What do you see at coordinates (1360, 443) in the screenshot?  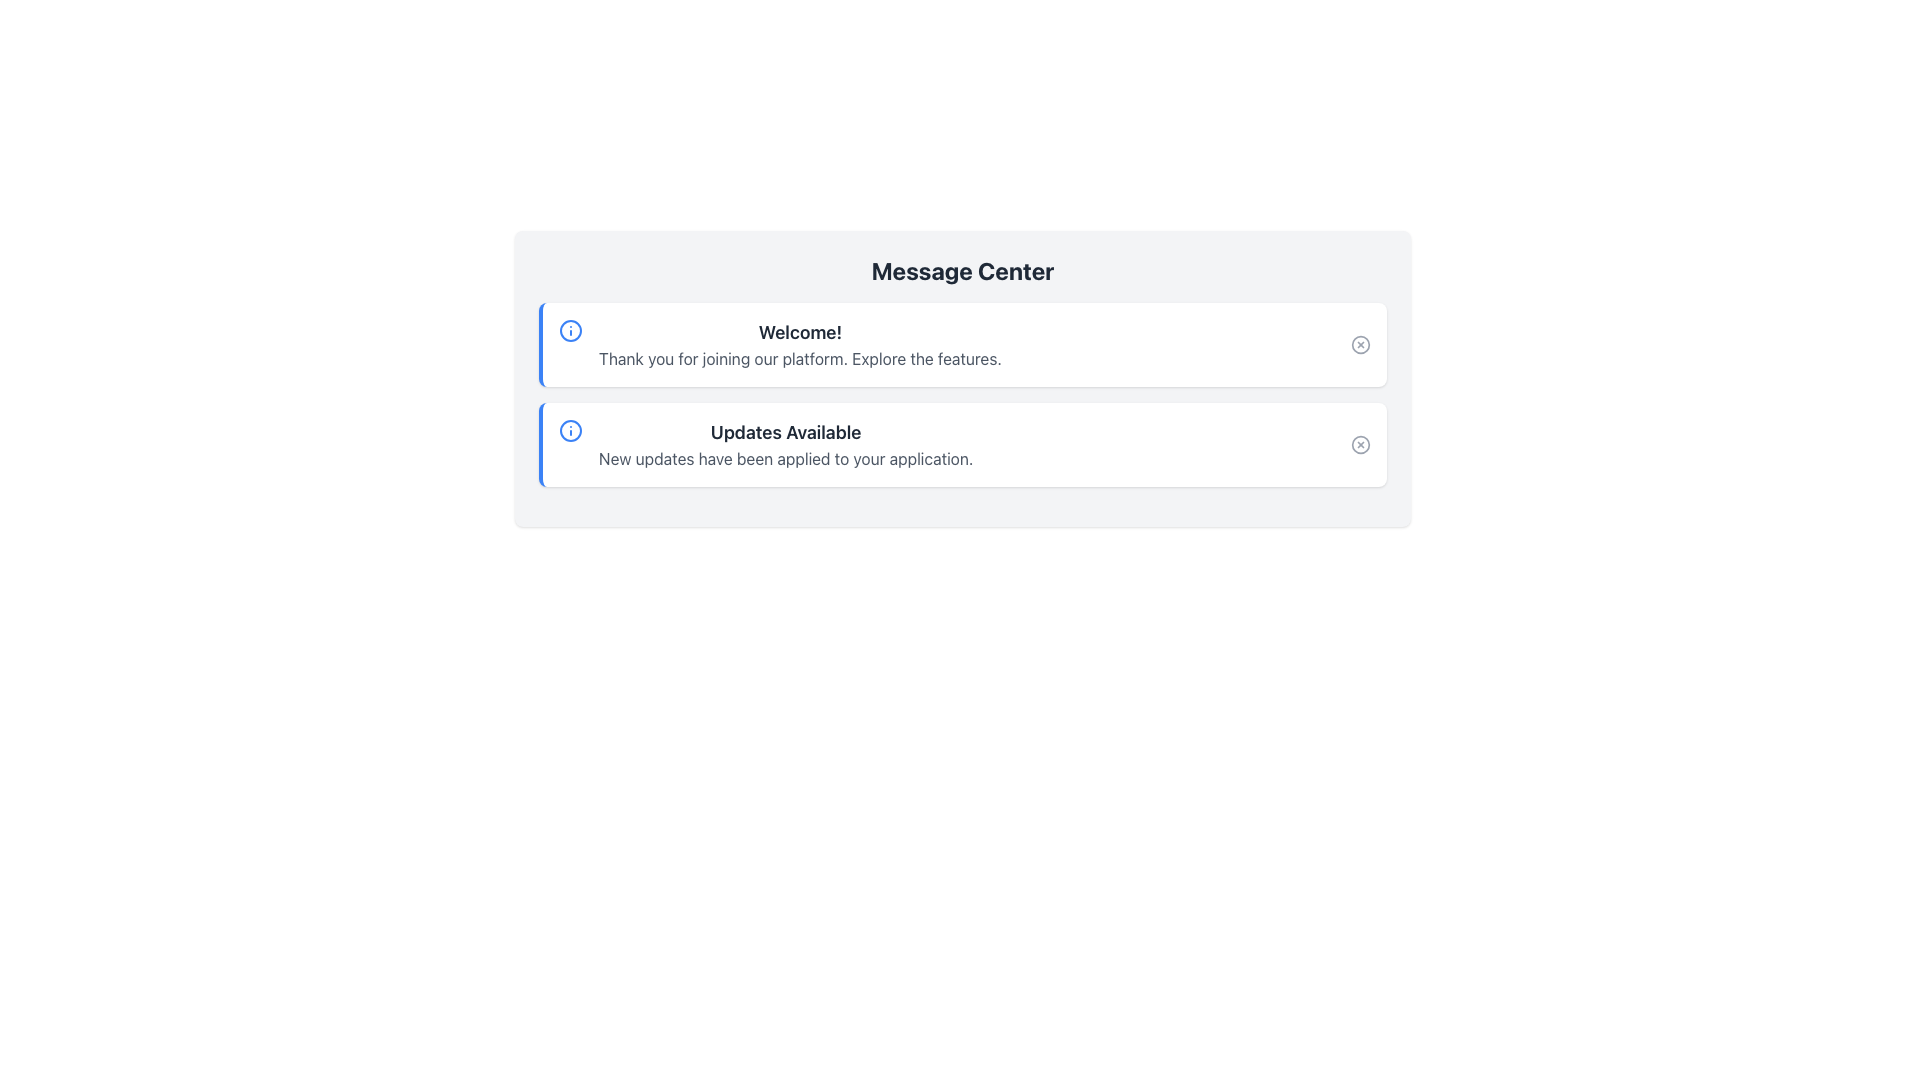 I see `the dismiss button located on the far-right side of the message box titled 'Updates Available' to observe interaction` at bounding box center [1360, 443].